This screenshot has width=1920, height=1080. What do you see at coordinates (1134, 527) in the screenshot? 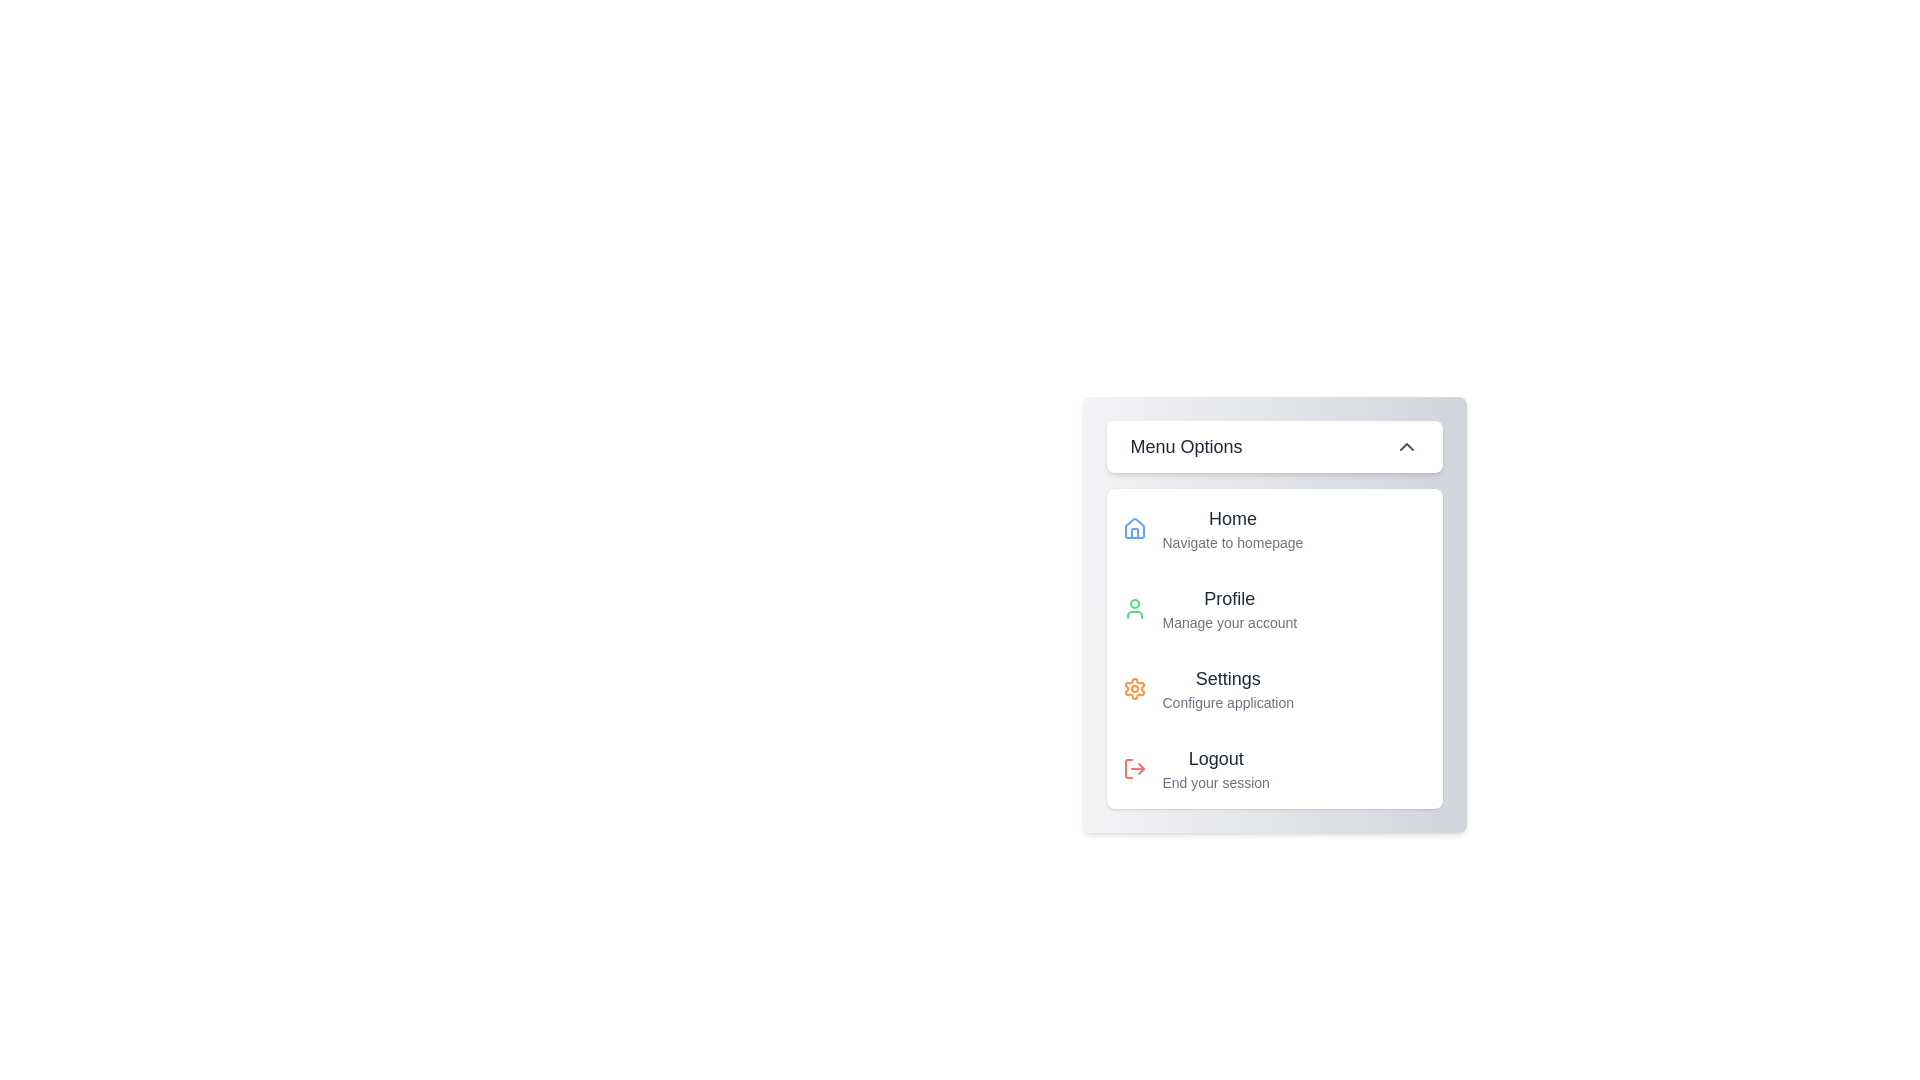
I see `the decorative 'Home' icon that visually supports the 'Home' label for navigation to the homepage` at bounding box center [1134, 527].